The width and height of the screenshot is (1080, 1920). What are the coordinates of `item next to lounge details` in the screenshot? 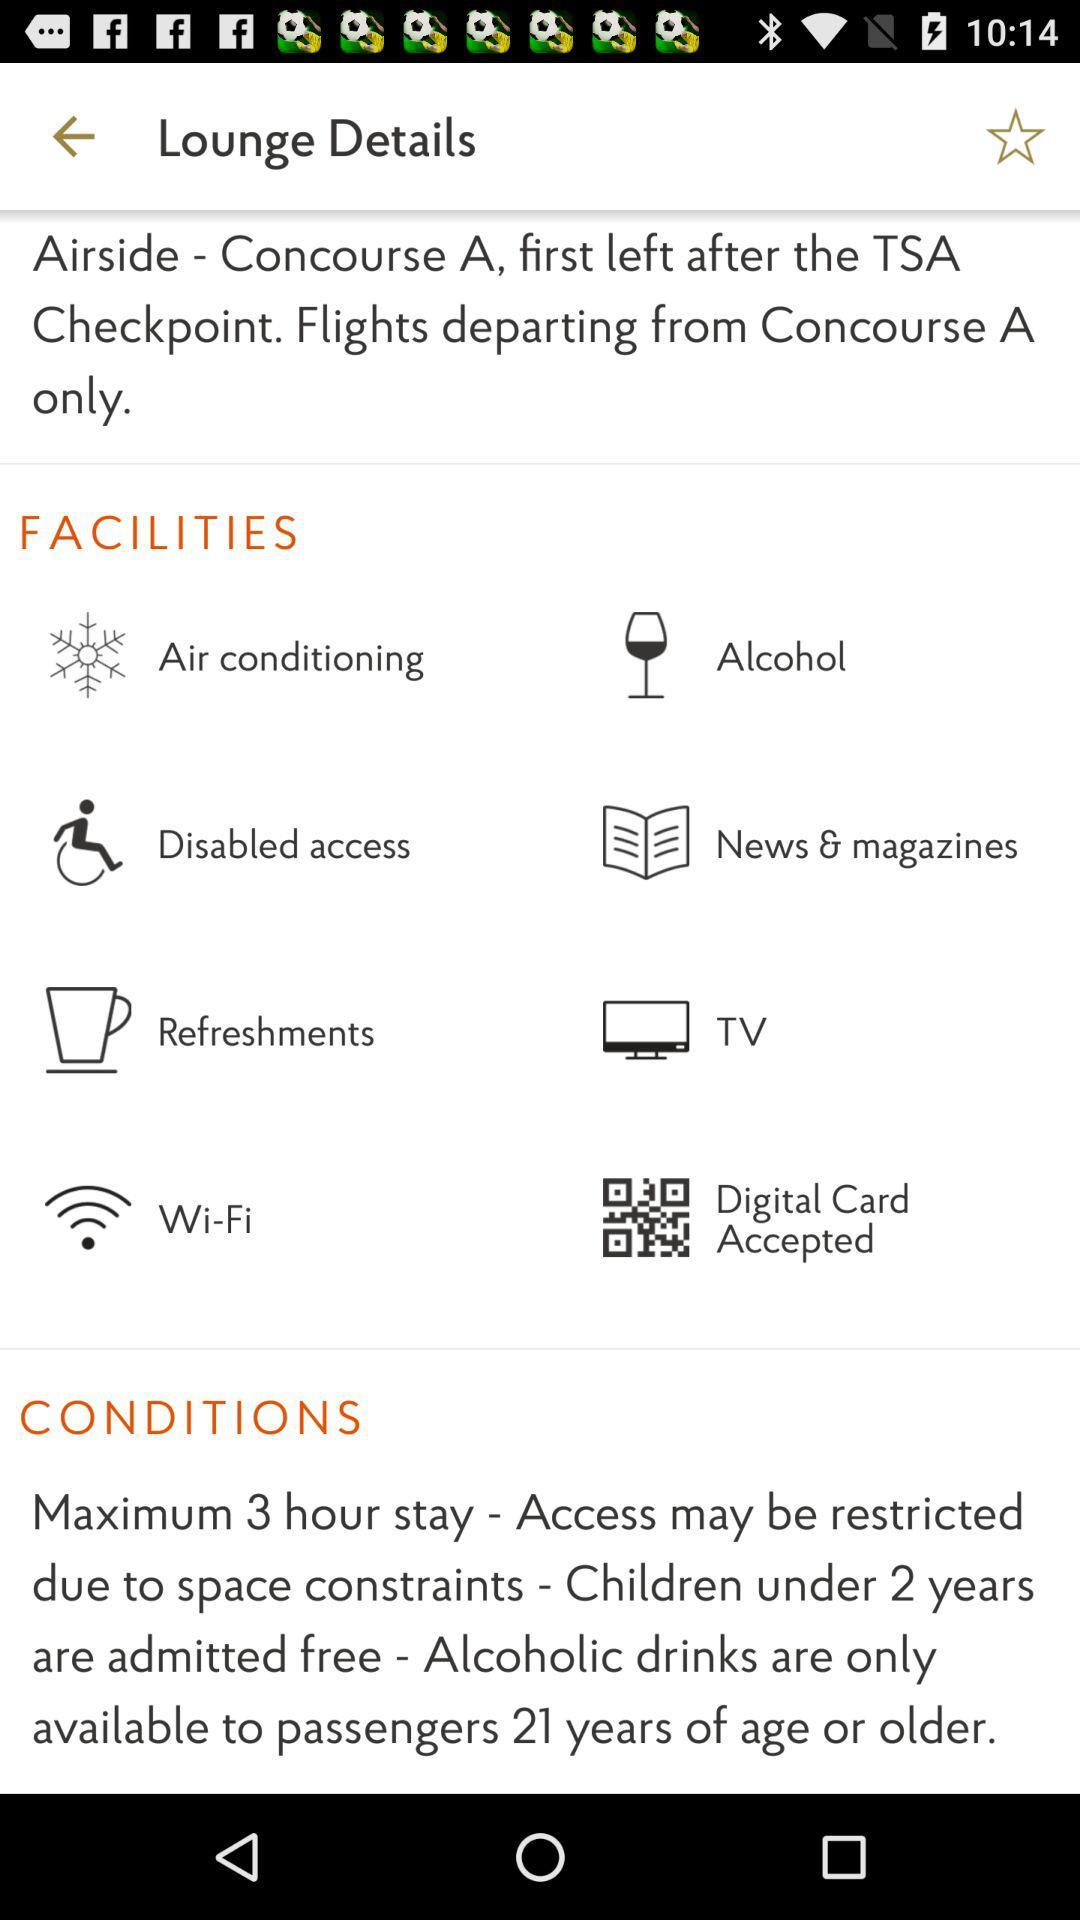 It's located at (1017, 135).